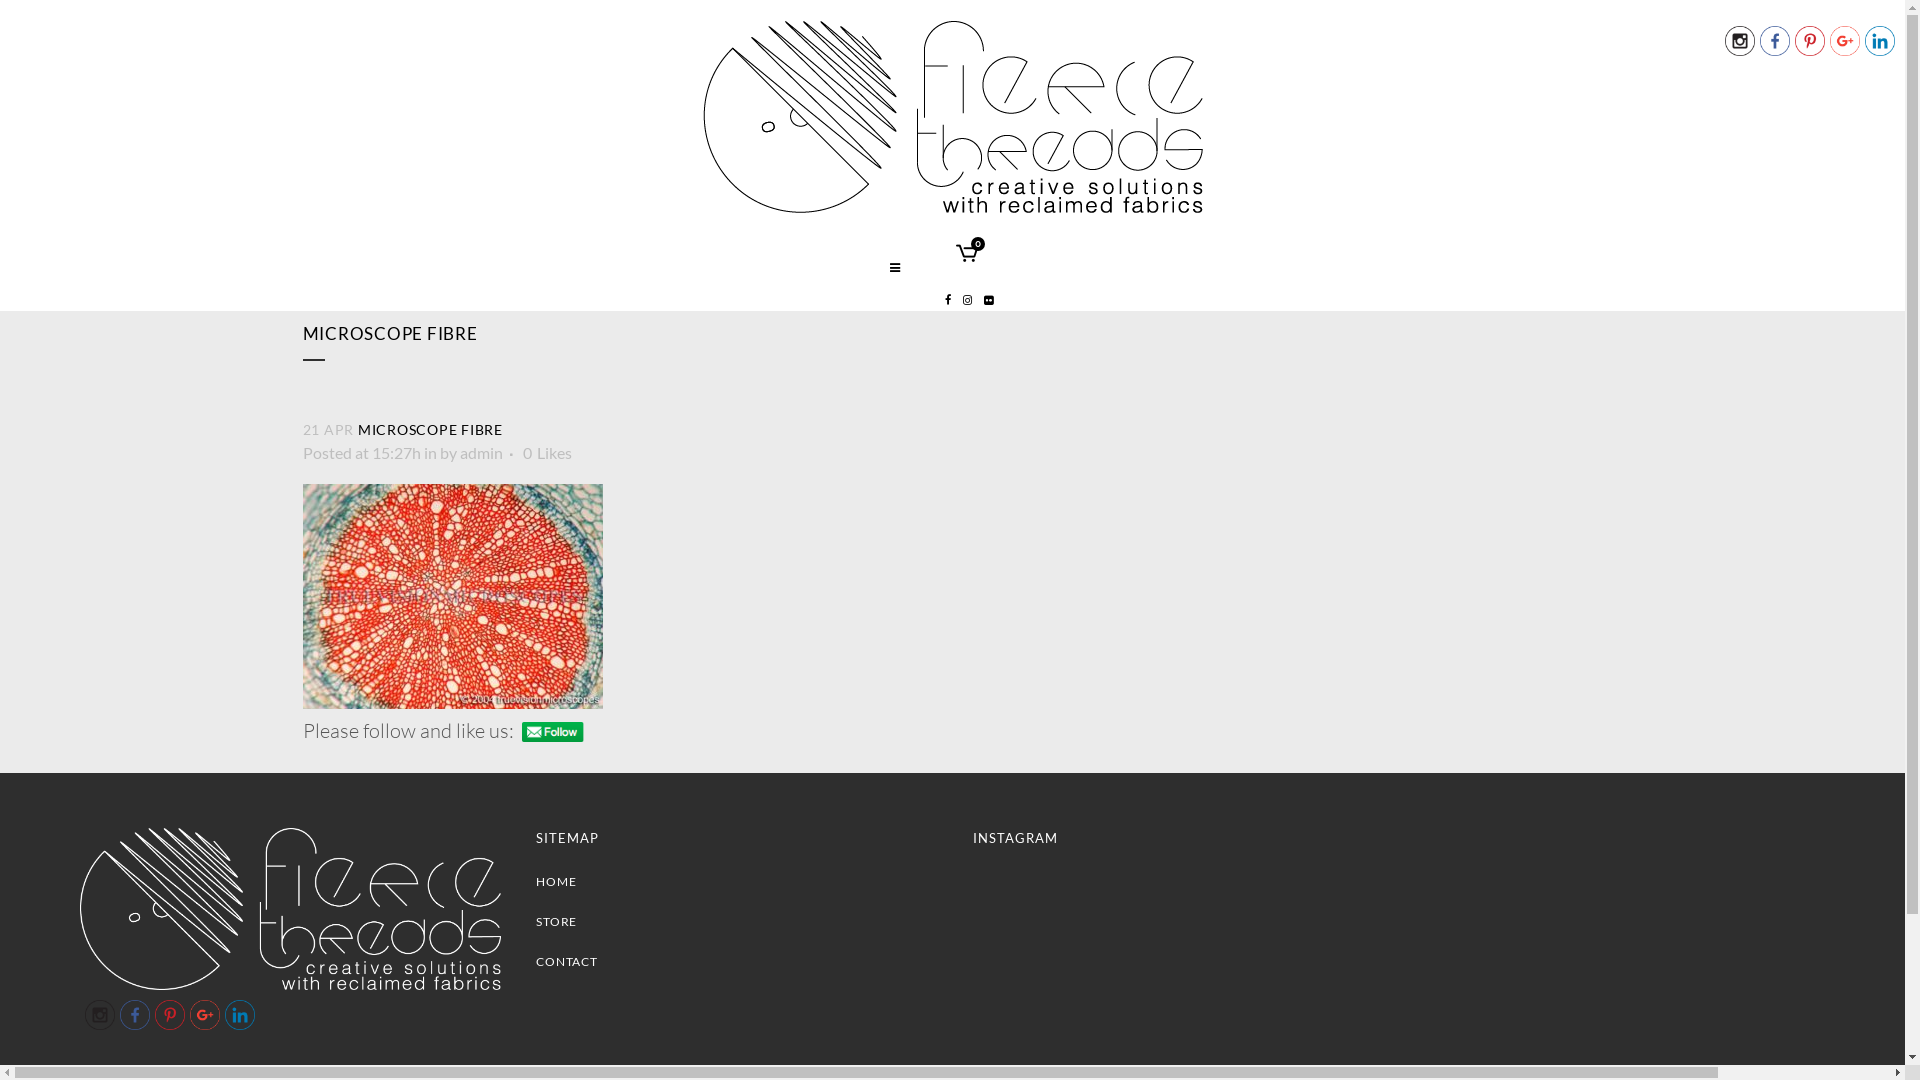  Describe the element at coordinates (153, 1014) in the screenshot. I see `'Pinterest'` at that location.